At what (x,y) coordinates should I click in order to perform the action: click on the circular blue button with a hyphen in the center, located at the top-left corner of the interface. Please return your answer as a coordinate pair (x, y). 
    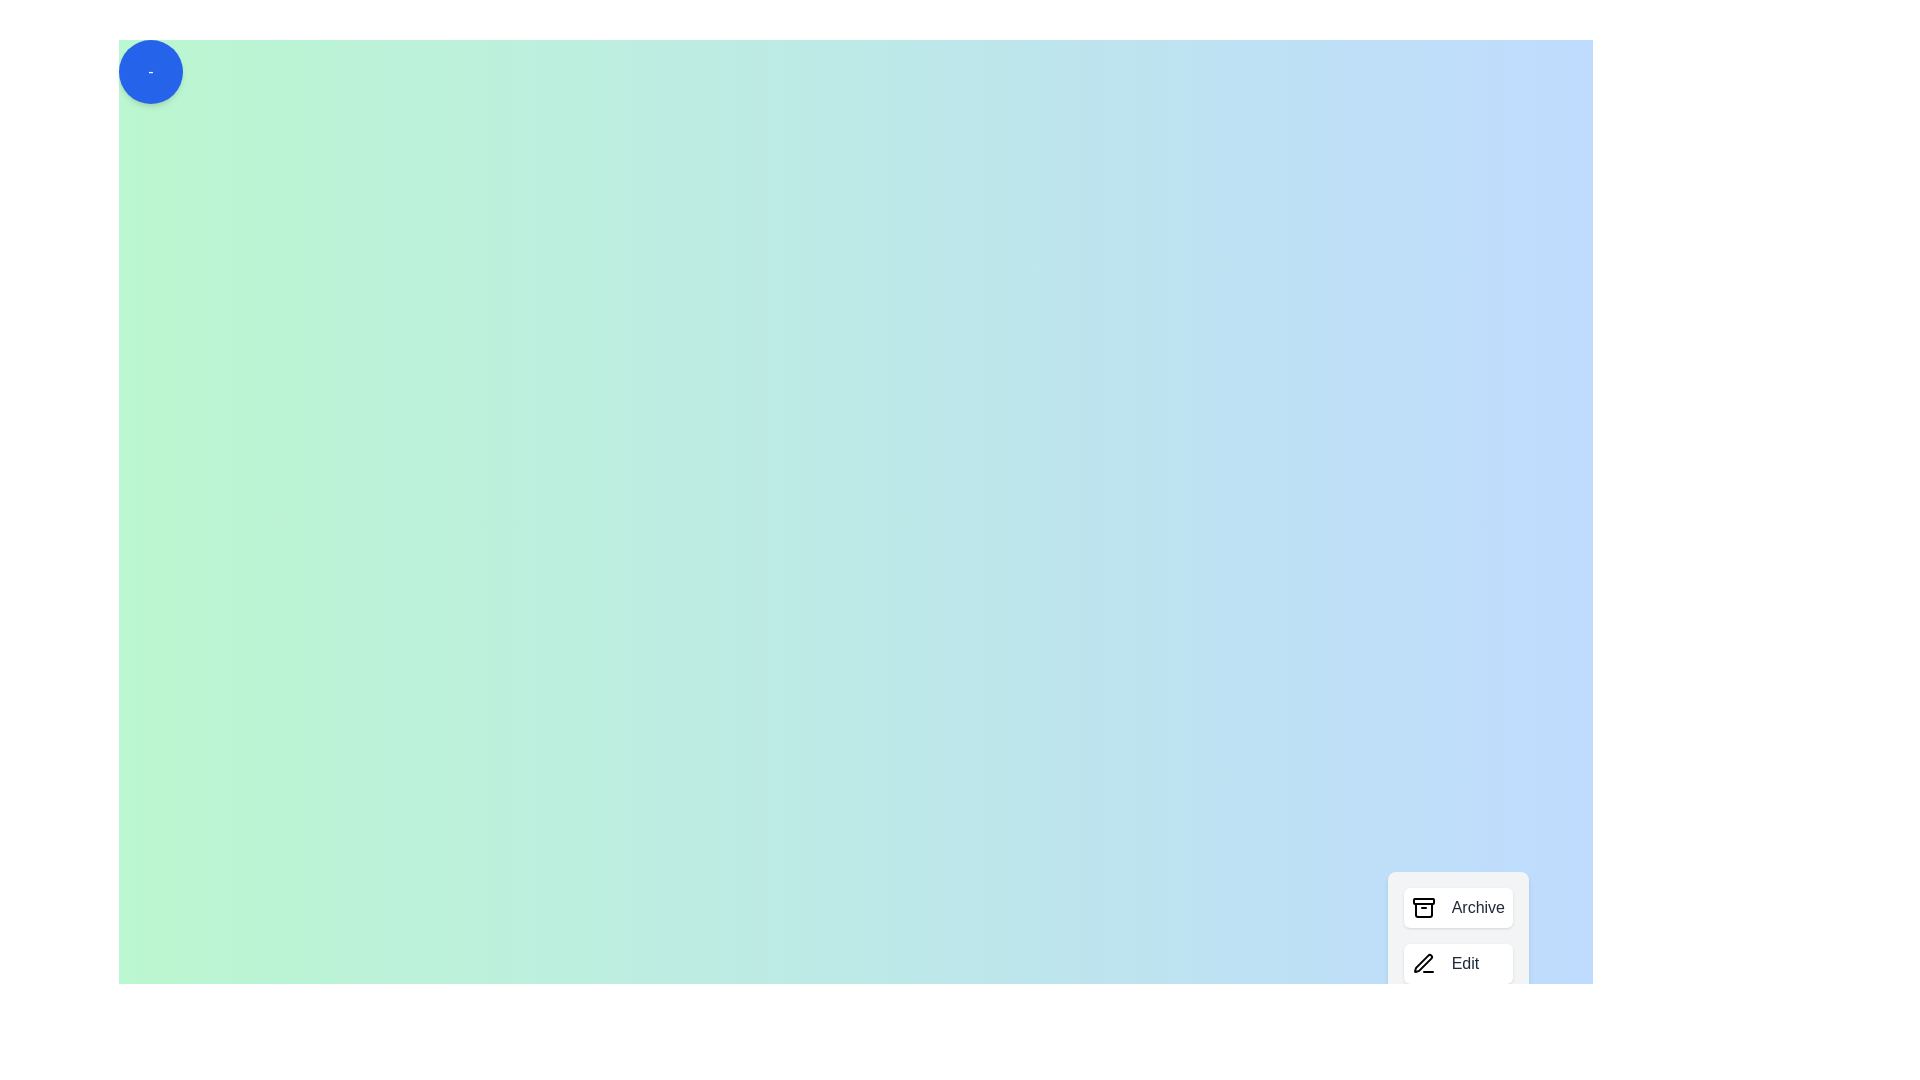
    Looking at the image, I should click on (149, 71).